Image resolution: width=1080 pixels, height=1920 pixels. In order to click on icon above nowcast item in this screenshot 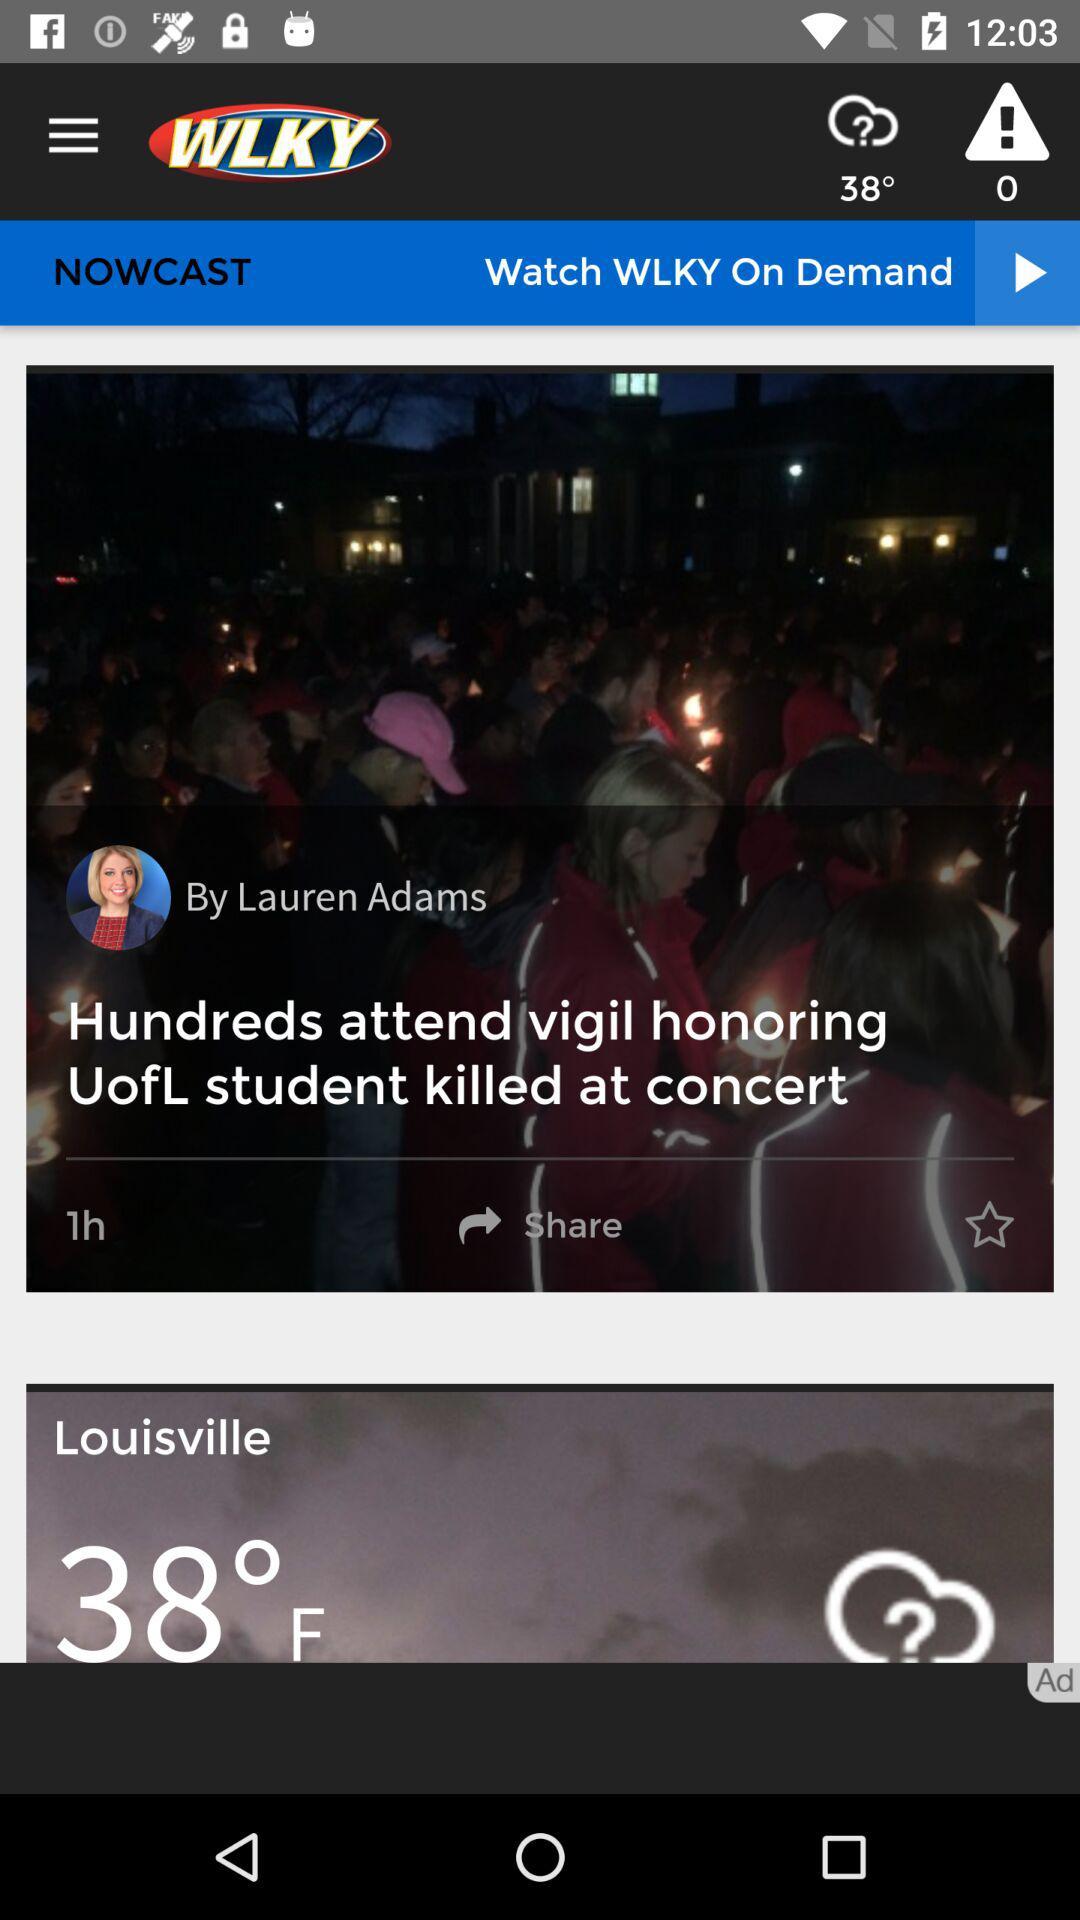, I will do `click(72, 135)`.